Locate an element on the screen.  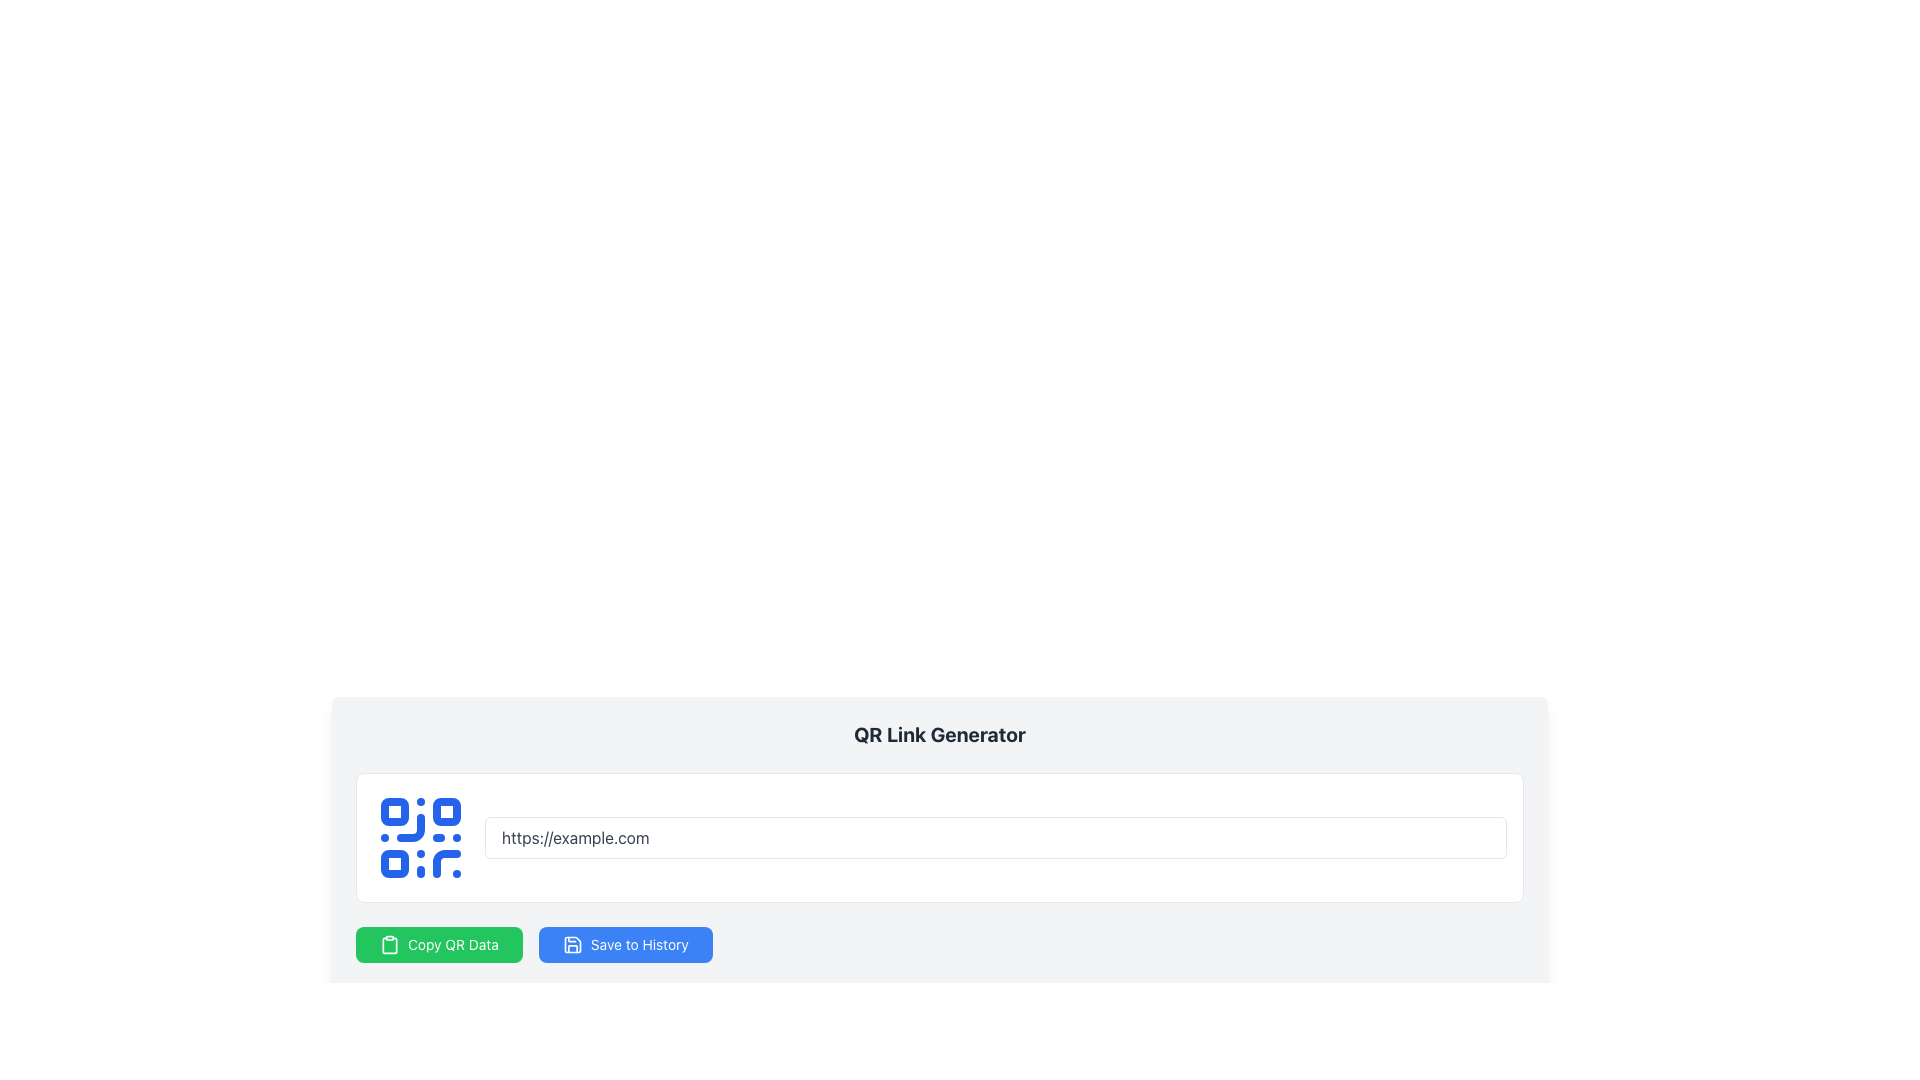
the content within the text input field that allows users is located at coordinates (996, 837).